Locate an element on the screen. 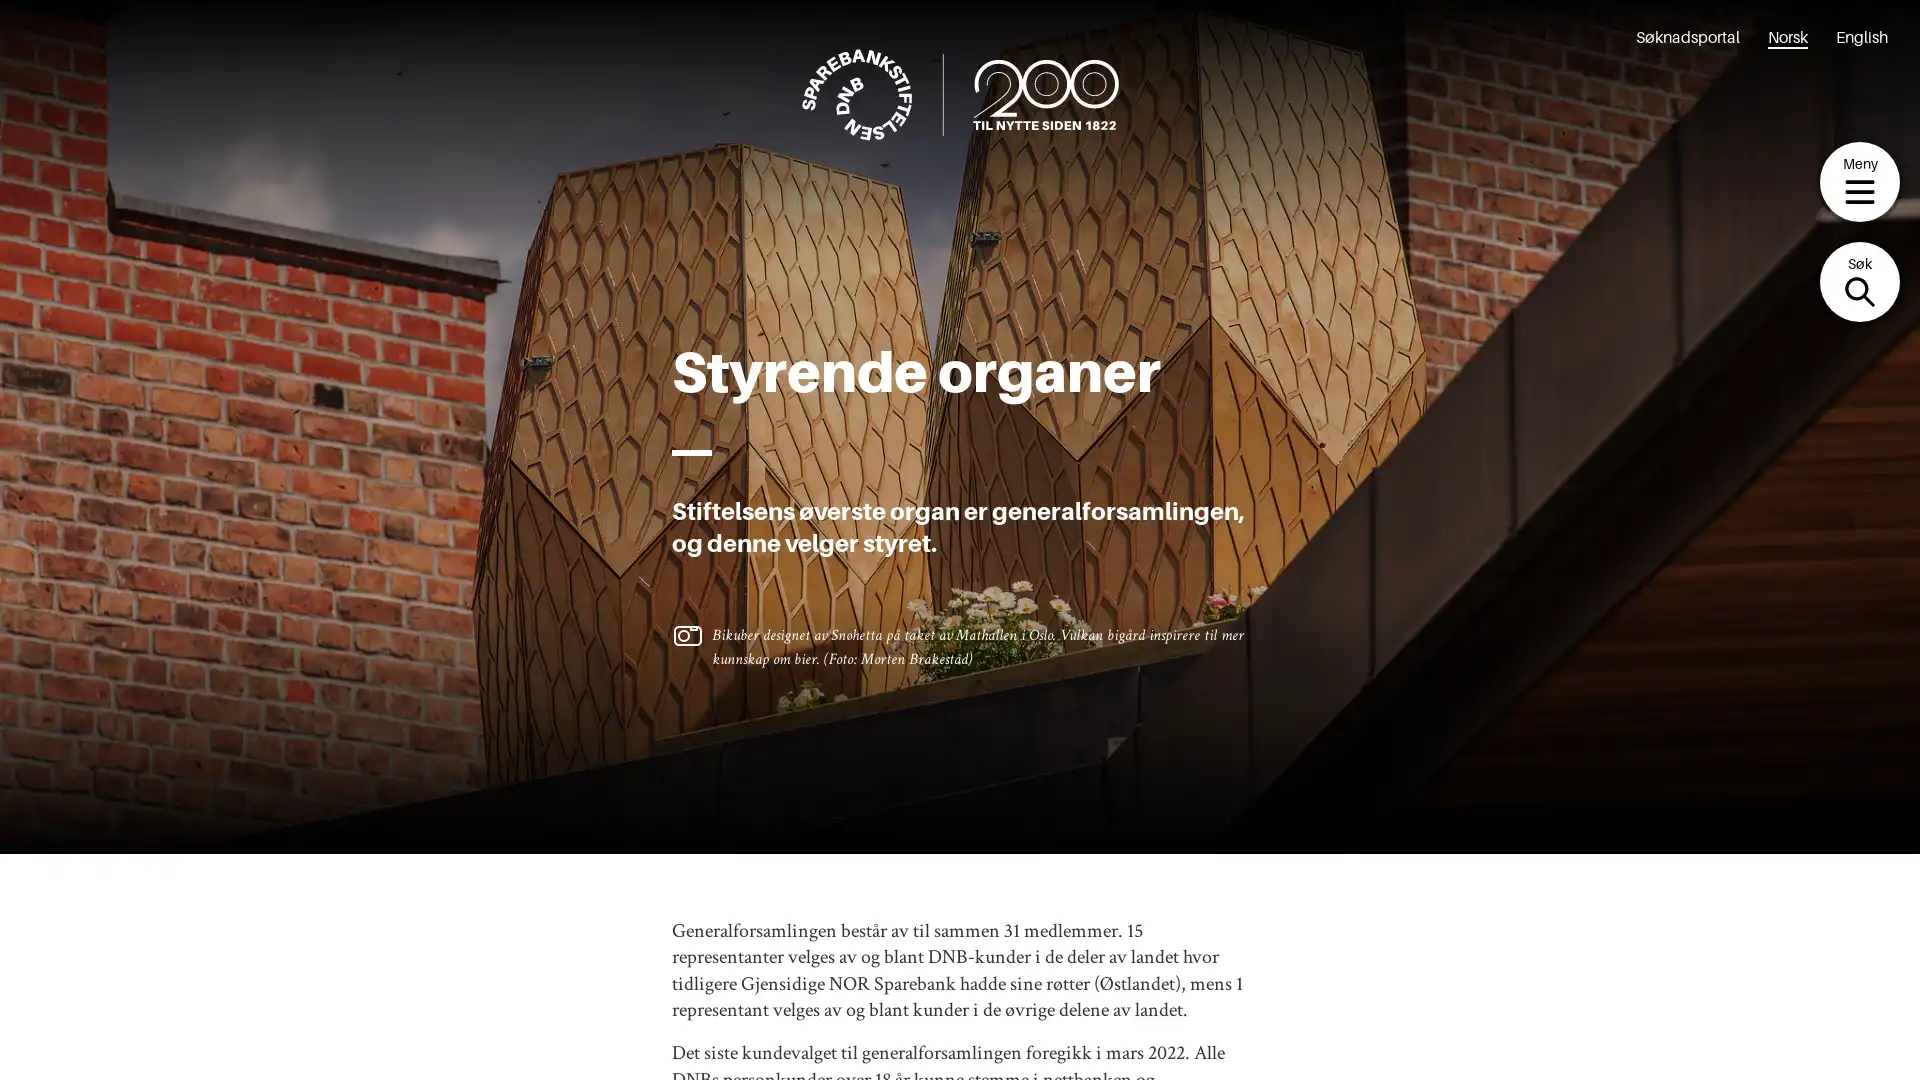 This screenshot has width=1920, height=1080. Kun ndvendige is located at coordinates (953, 494).